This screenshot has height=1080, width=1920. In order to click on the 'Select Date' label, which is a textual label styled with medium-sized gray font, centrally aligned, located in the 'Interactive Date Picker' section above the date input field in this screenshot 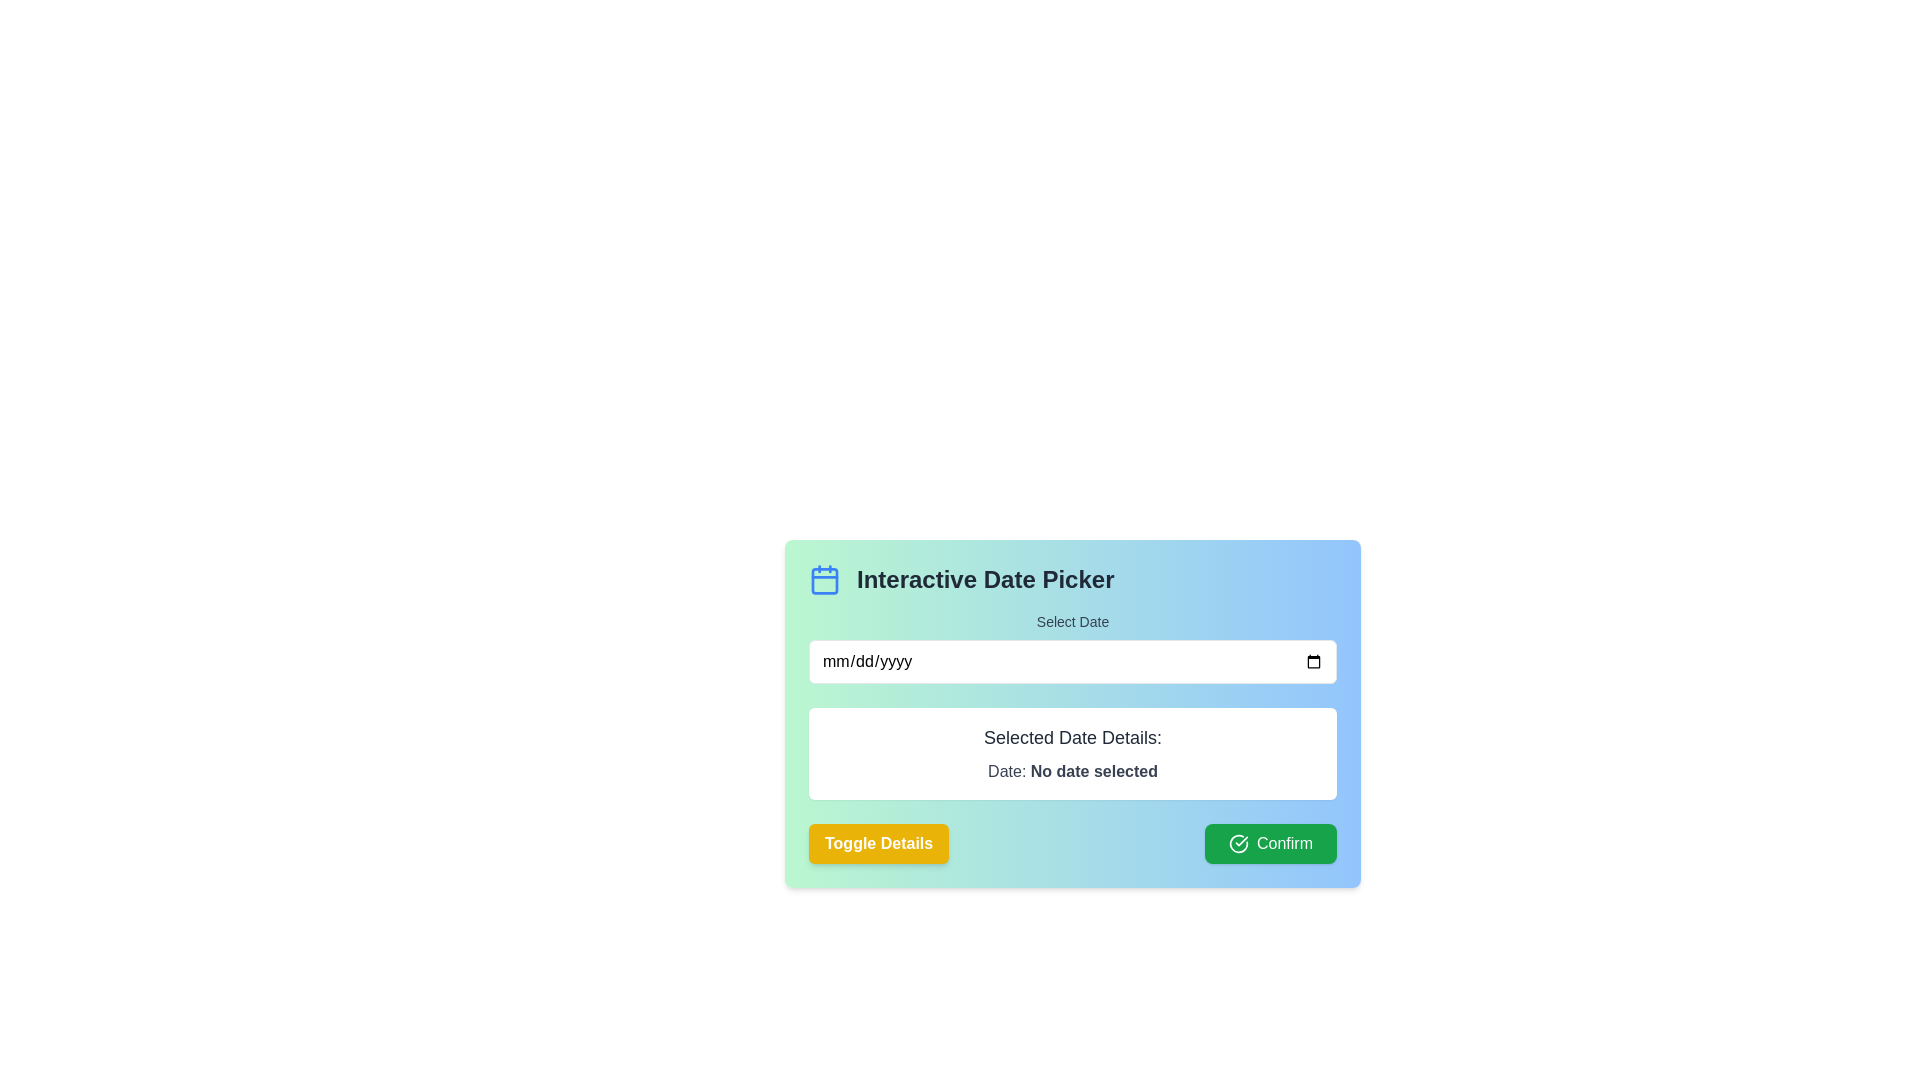, I will do `click(1072, 620)`.